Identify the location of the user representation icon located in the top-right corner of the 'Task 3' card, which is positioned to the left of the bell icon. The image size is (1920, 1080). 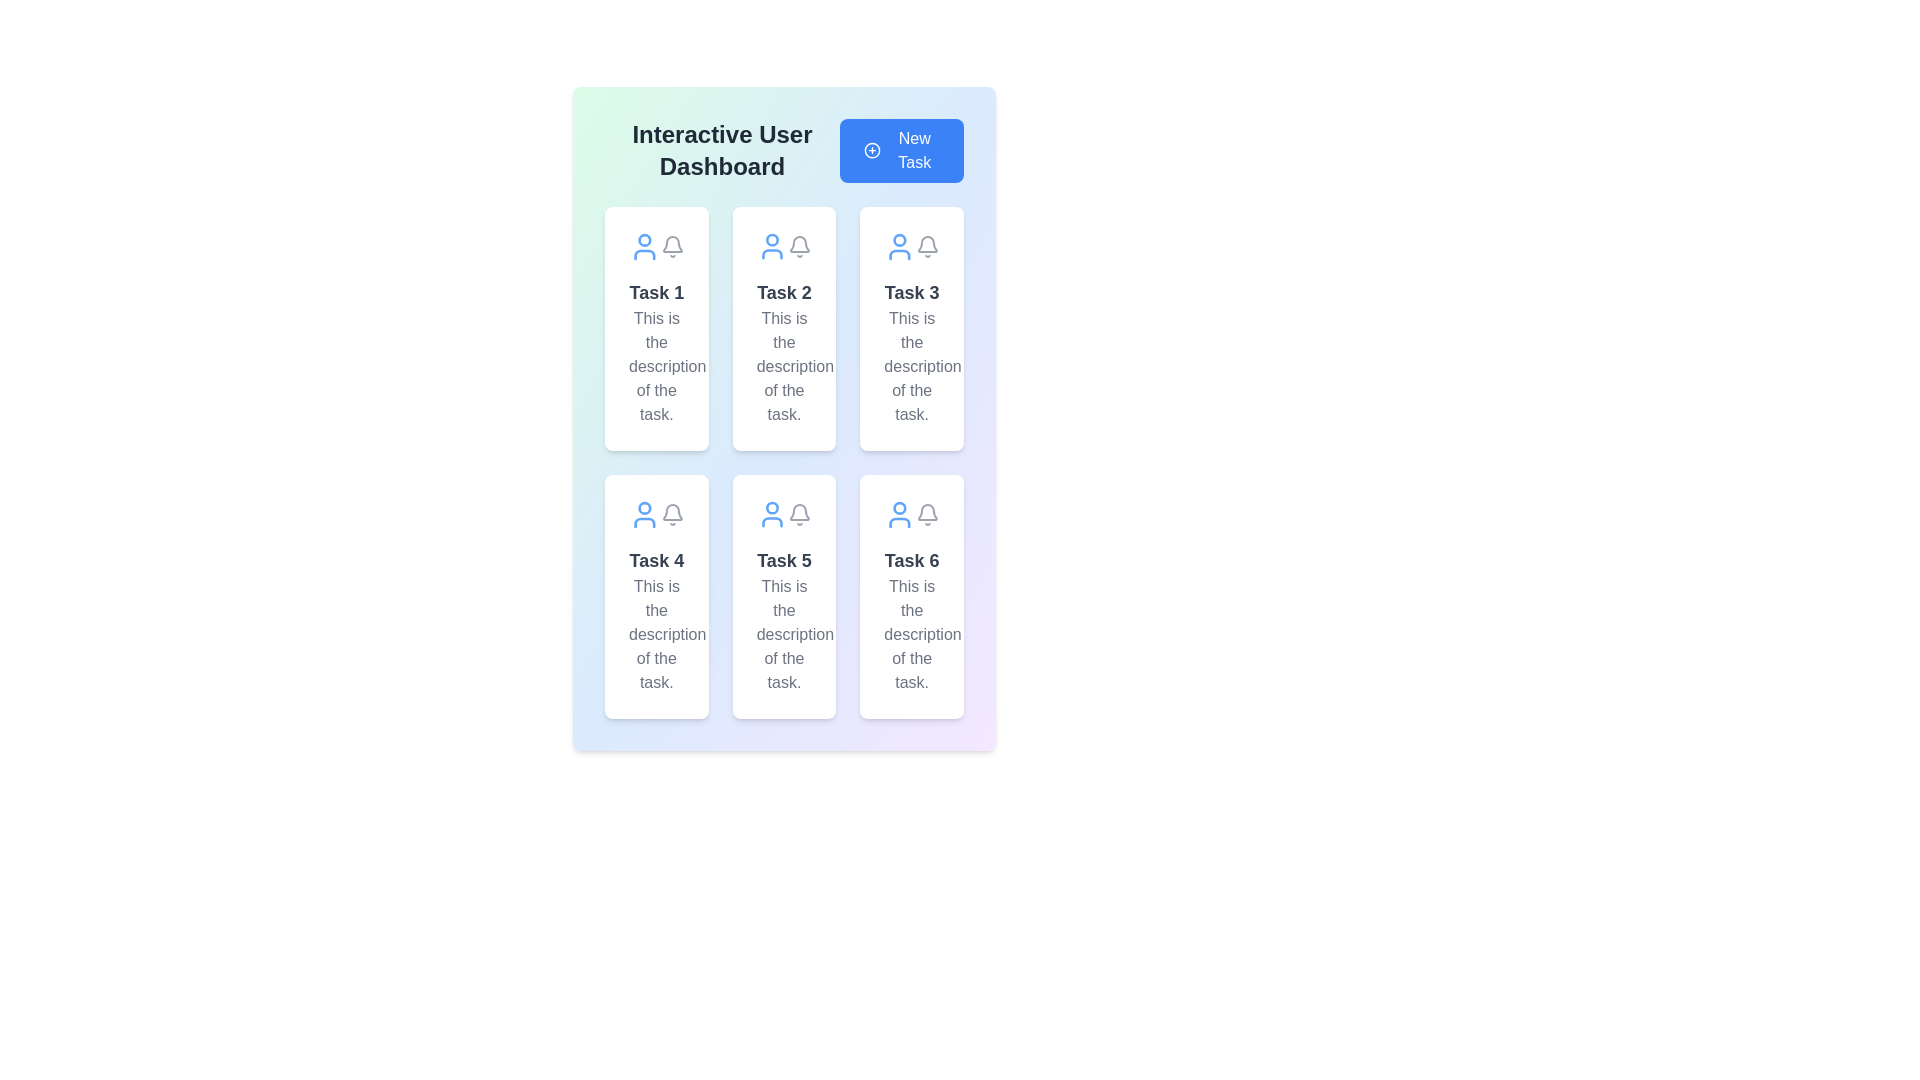
(899, 245).